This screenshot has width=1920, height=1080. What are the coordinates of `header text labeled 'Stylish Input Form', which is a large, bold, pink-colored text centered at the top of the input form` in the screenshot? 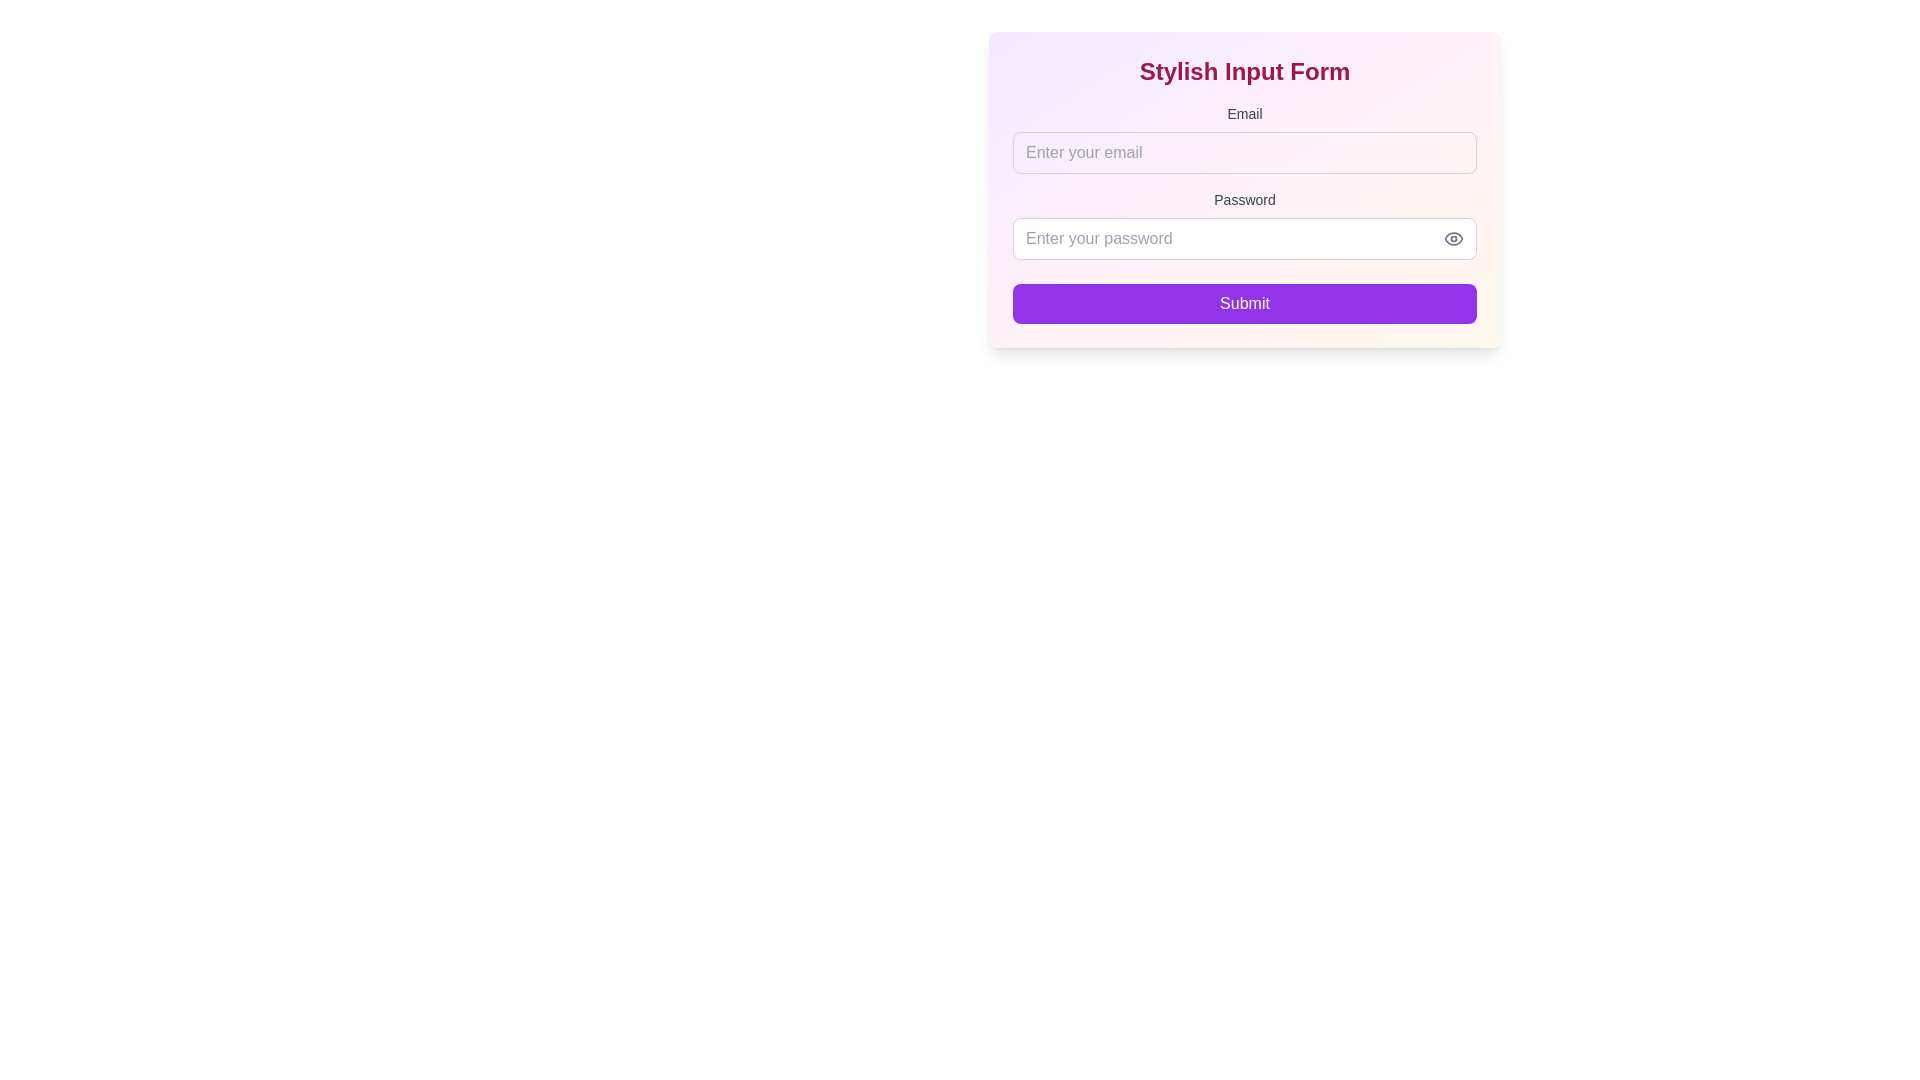 It's located at (1243, 71).